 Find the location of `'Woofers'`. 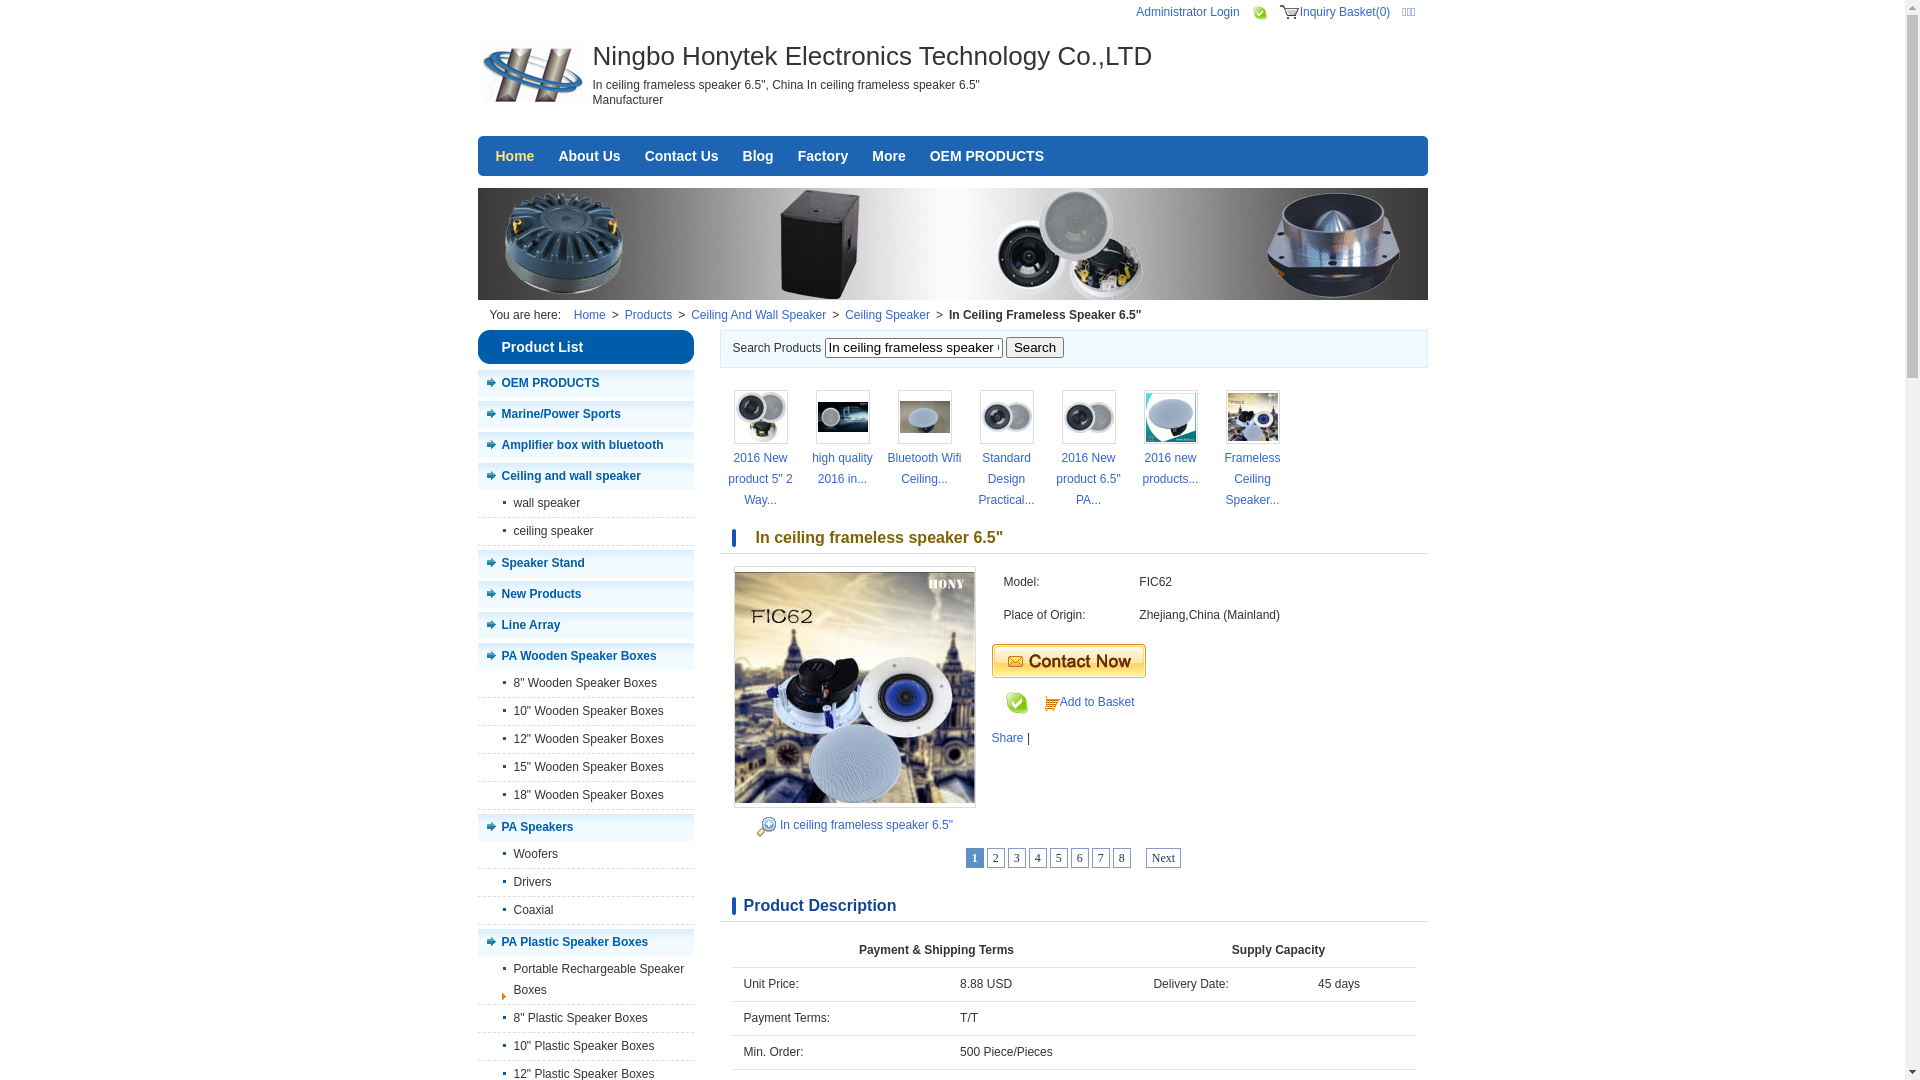

'Woofers' is located at coordinates (584, 855).